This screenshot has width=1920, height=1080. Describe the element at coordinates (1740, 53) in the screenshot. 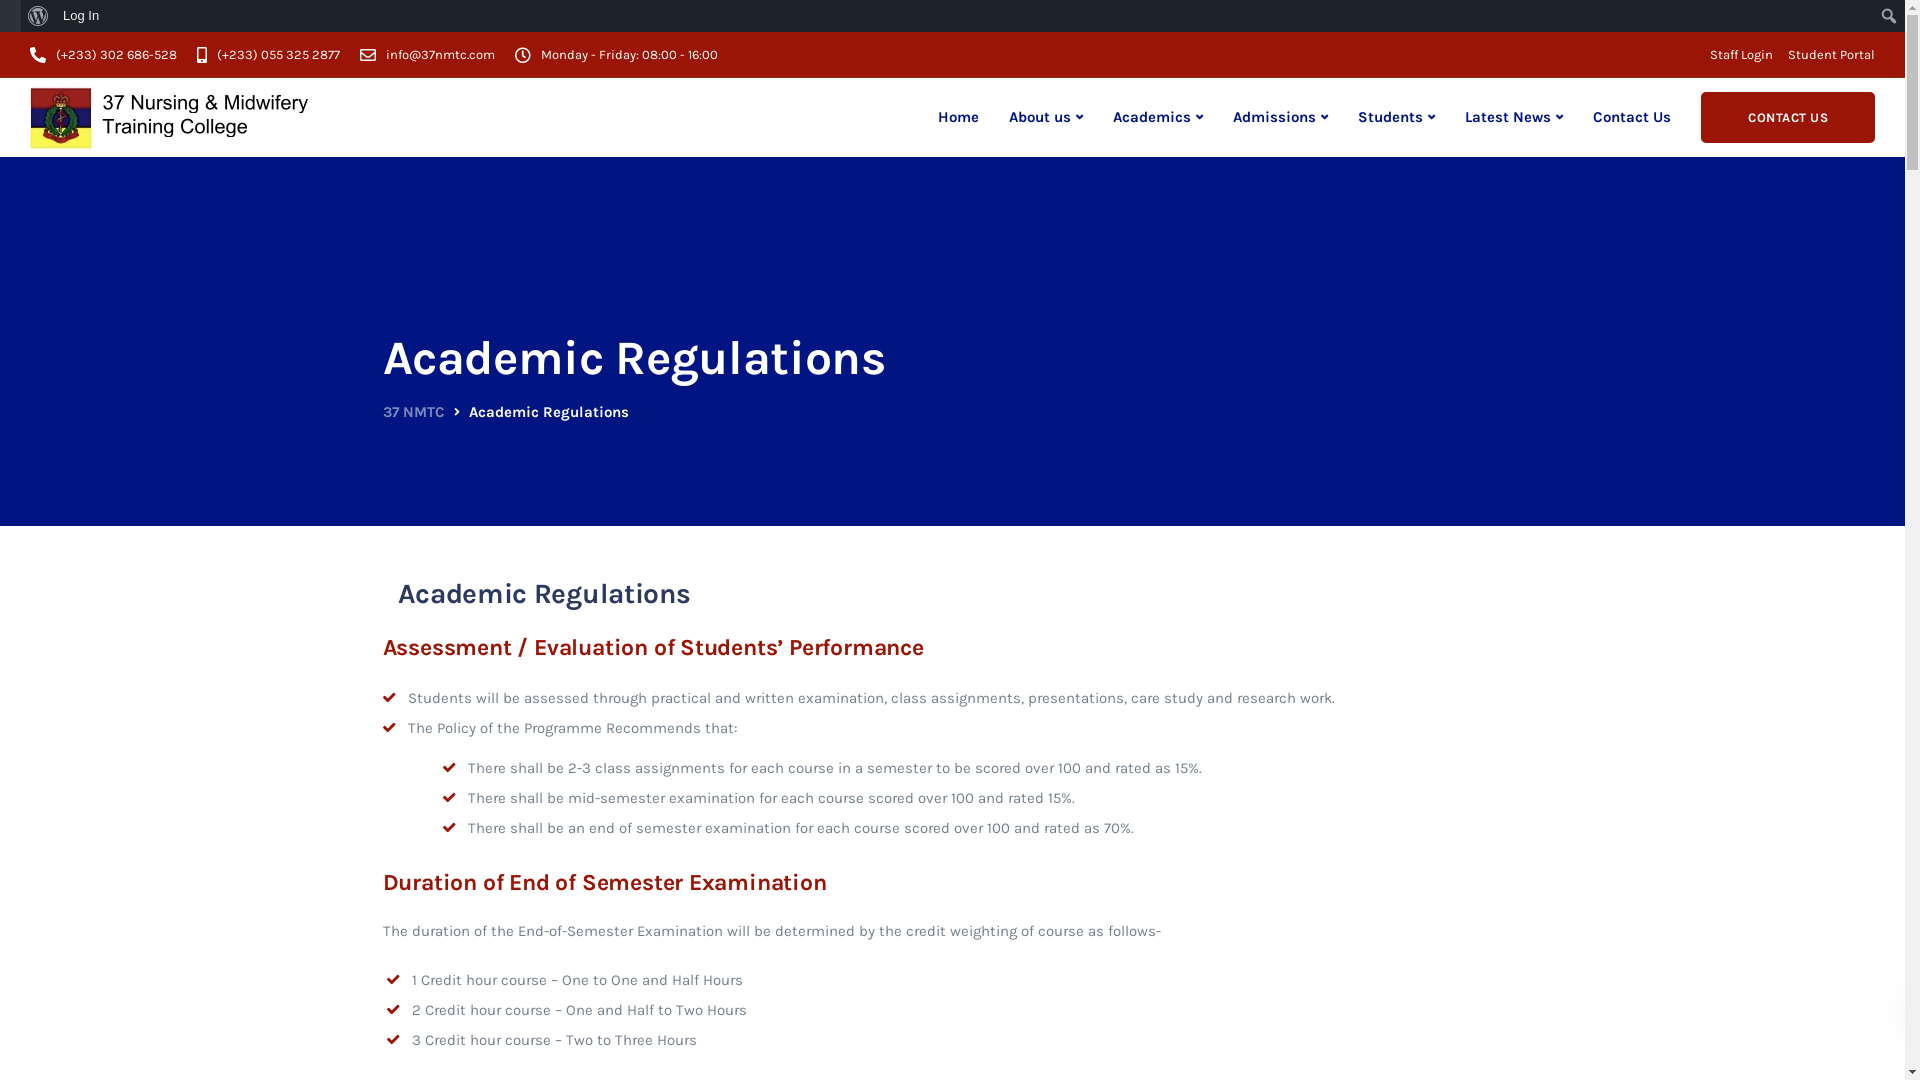

I see `'Staff Login'` at that location.